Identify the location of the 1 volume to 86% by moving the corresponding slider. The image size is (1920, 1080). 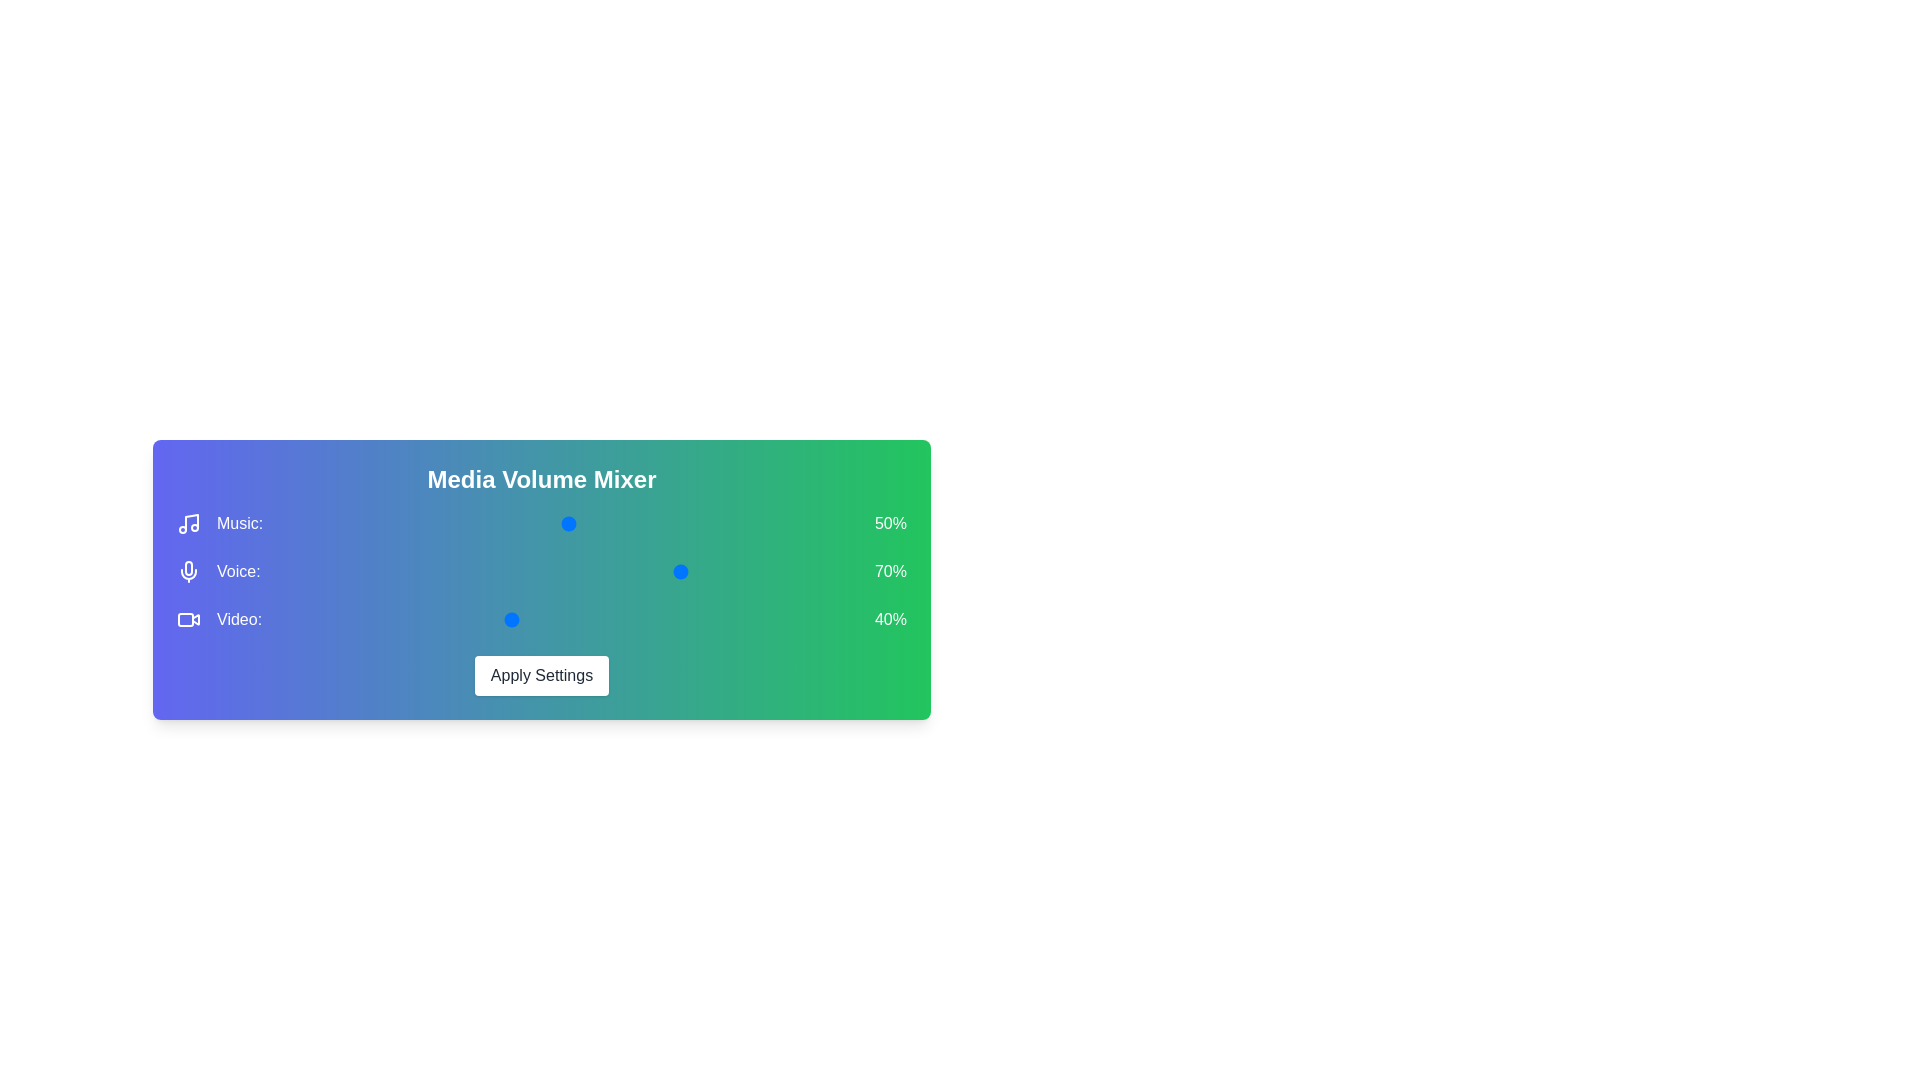
(818, 571).